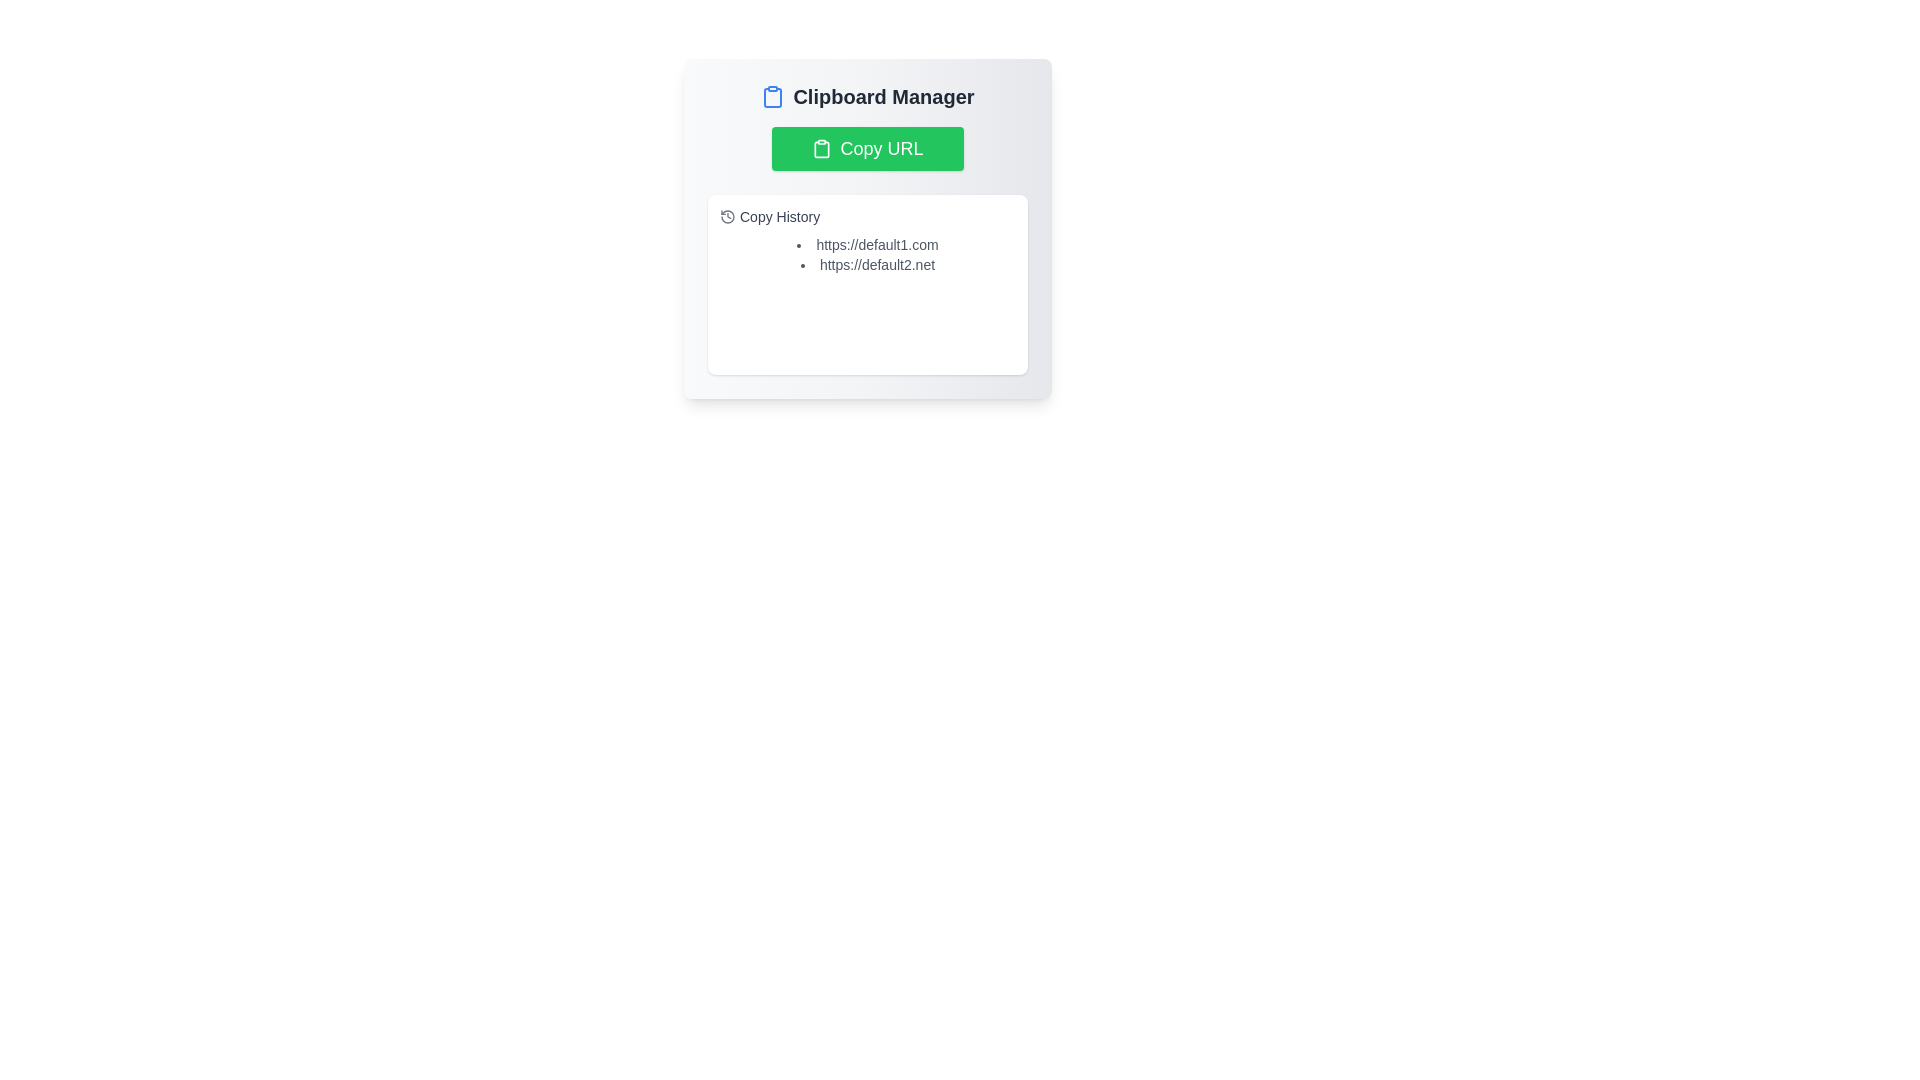 Image resolution: width=1920 pixels, height=1080 pixels. What do you see at coordinates (772, 96) in the screenshot?
I see `the clipboard icon located in the top left of the 'Clipboard Manager' section, positioned before the text 'Clipboard Manager'` at bounding box center [772, 96].